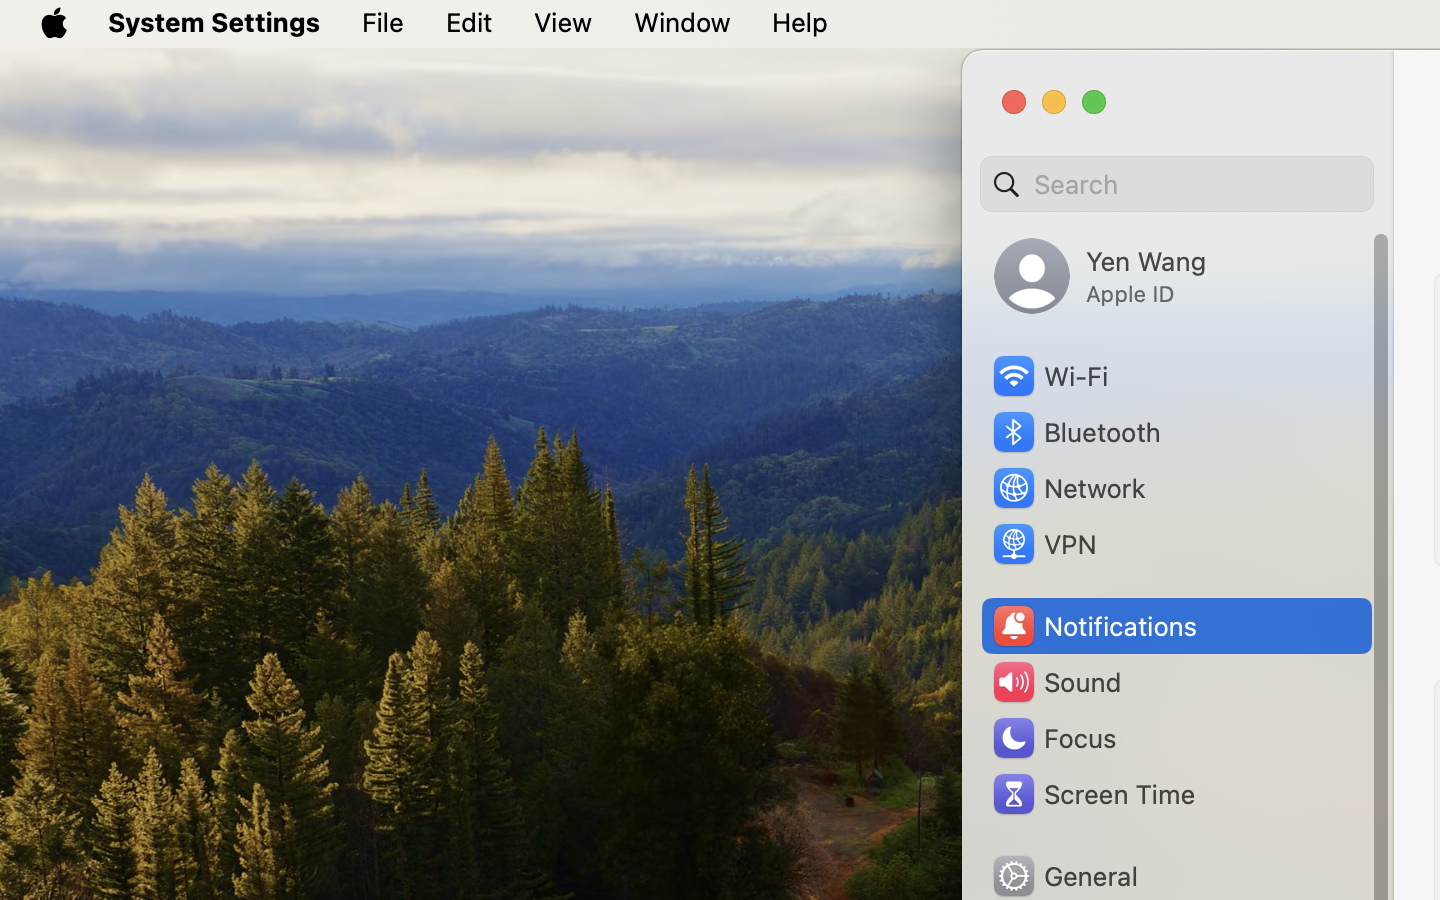 This screenshot has width=1440, height=900. What do you see at coordinates (1049, 376) in the screenshot?
I see `'Wi‑Fi'` at bounding box center [1049, 376].